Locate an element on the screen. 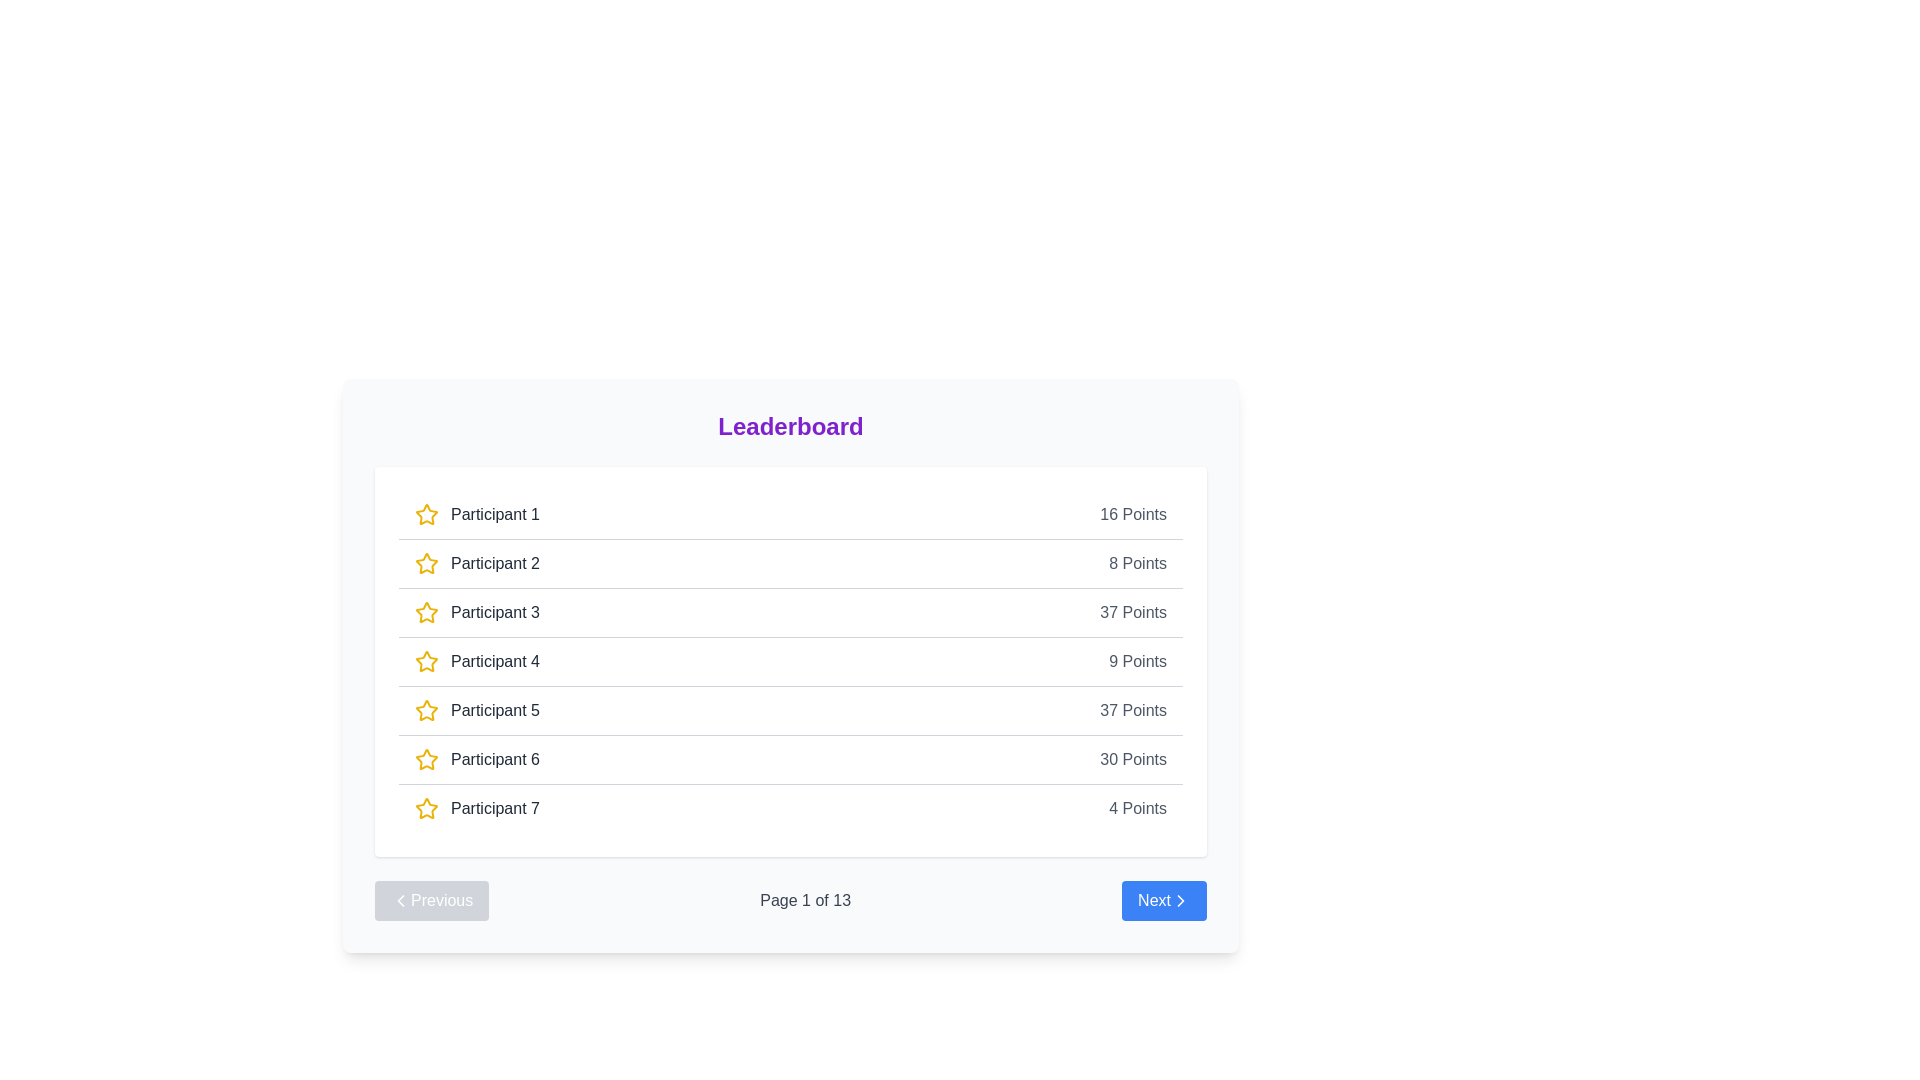  the star-shaped icon located beside the text 'Participant 2' in the second row of the leaderboard is located at coordinates (426, 563).